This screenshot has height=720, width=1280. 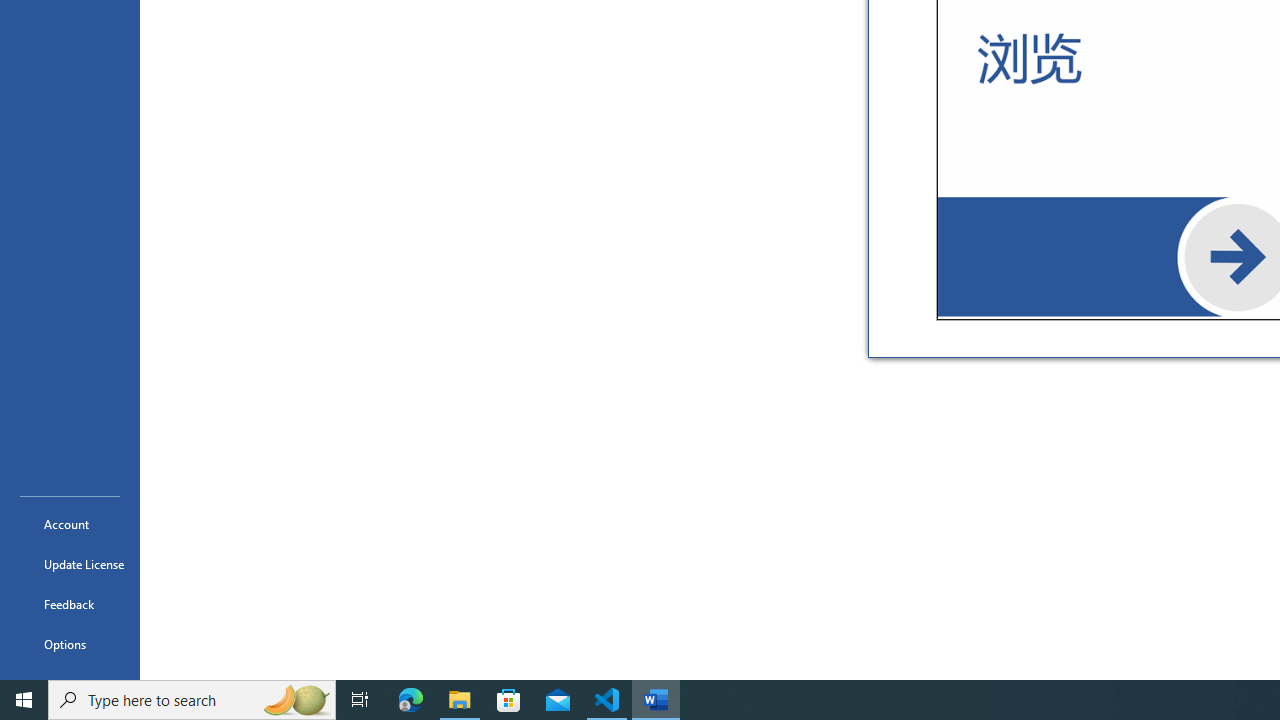 What do you see at coordinates (606, 698) in the screenshot?
I see `'Visual Studio Code - 1 running window'` at bounding box center [606, 698].